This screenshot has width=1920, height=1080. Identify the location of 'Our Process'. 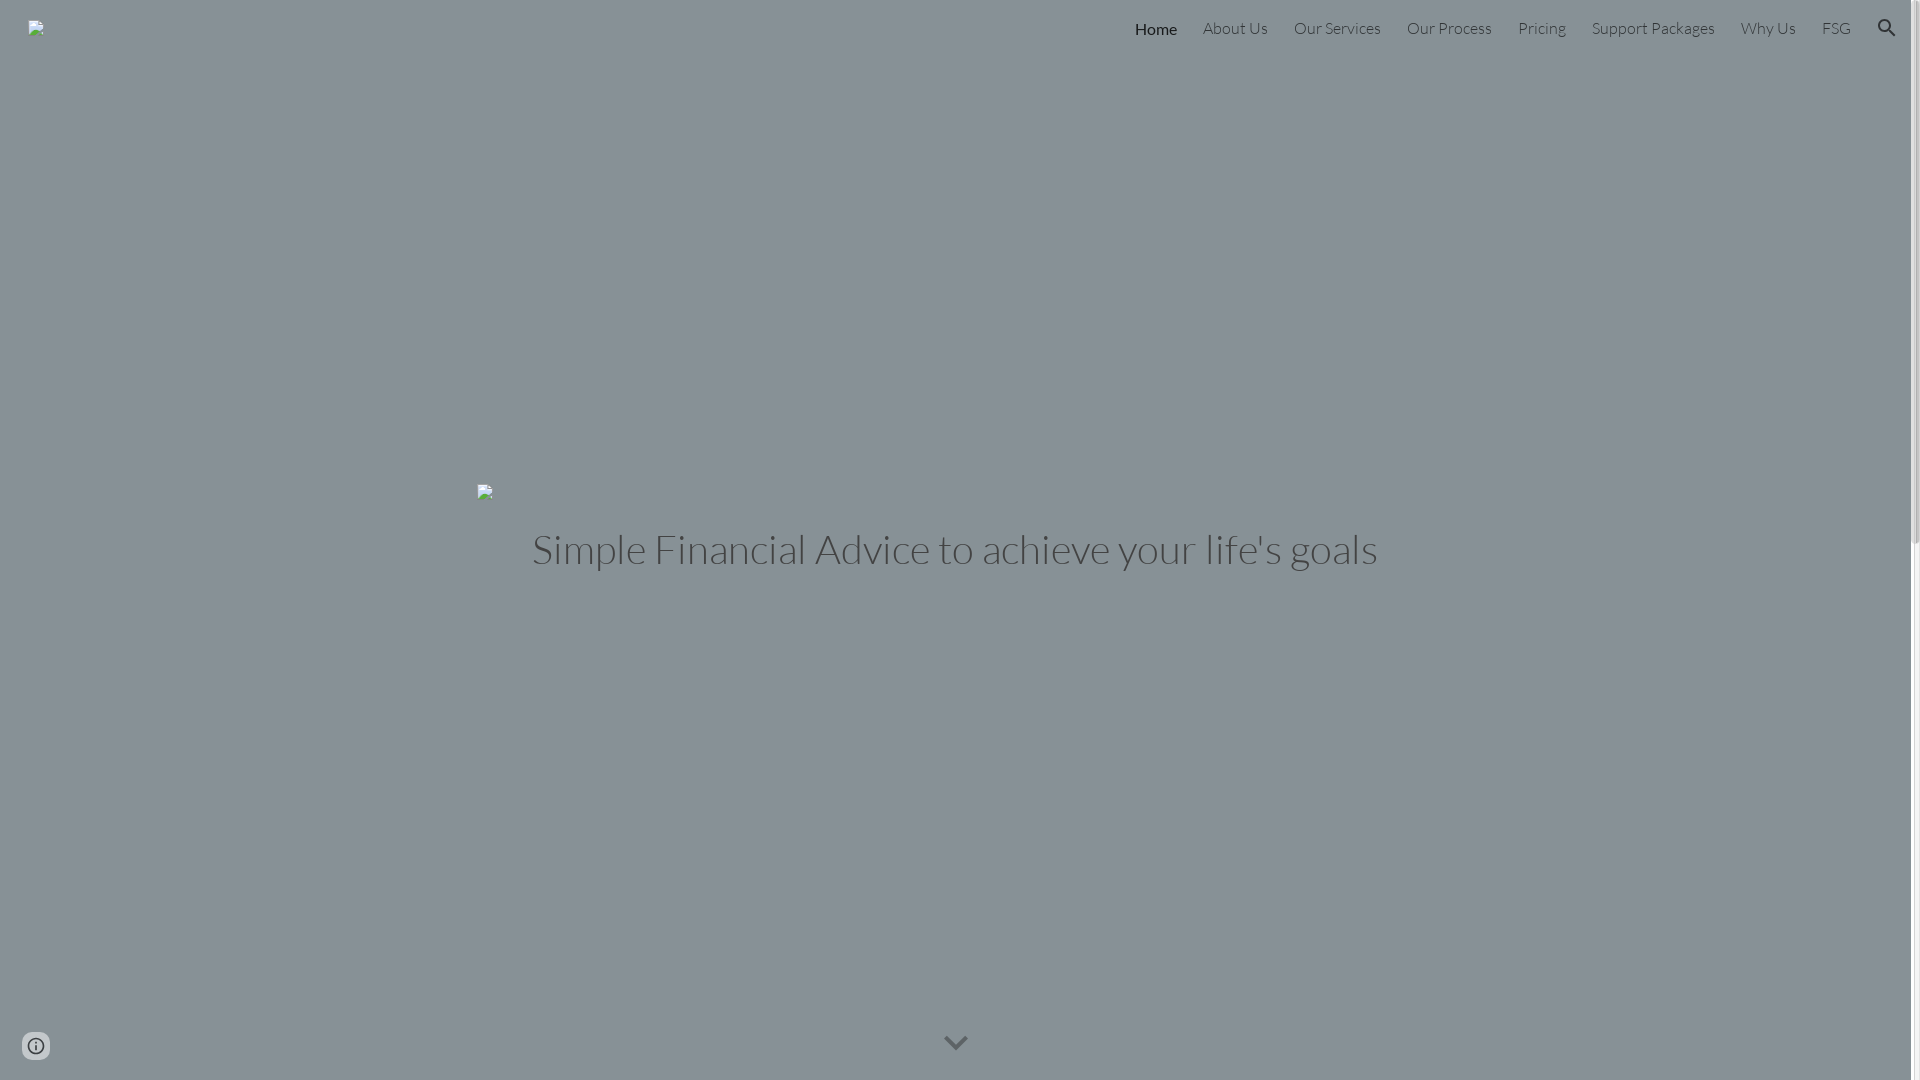
(1449, 27).